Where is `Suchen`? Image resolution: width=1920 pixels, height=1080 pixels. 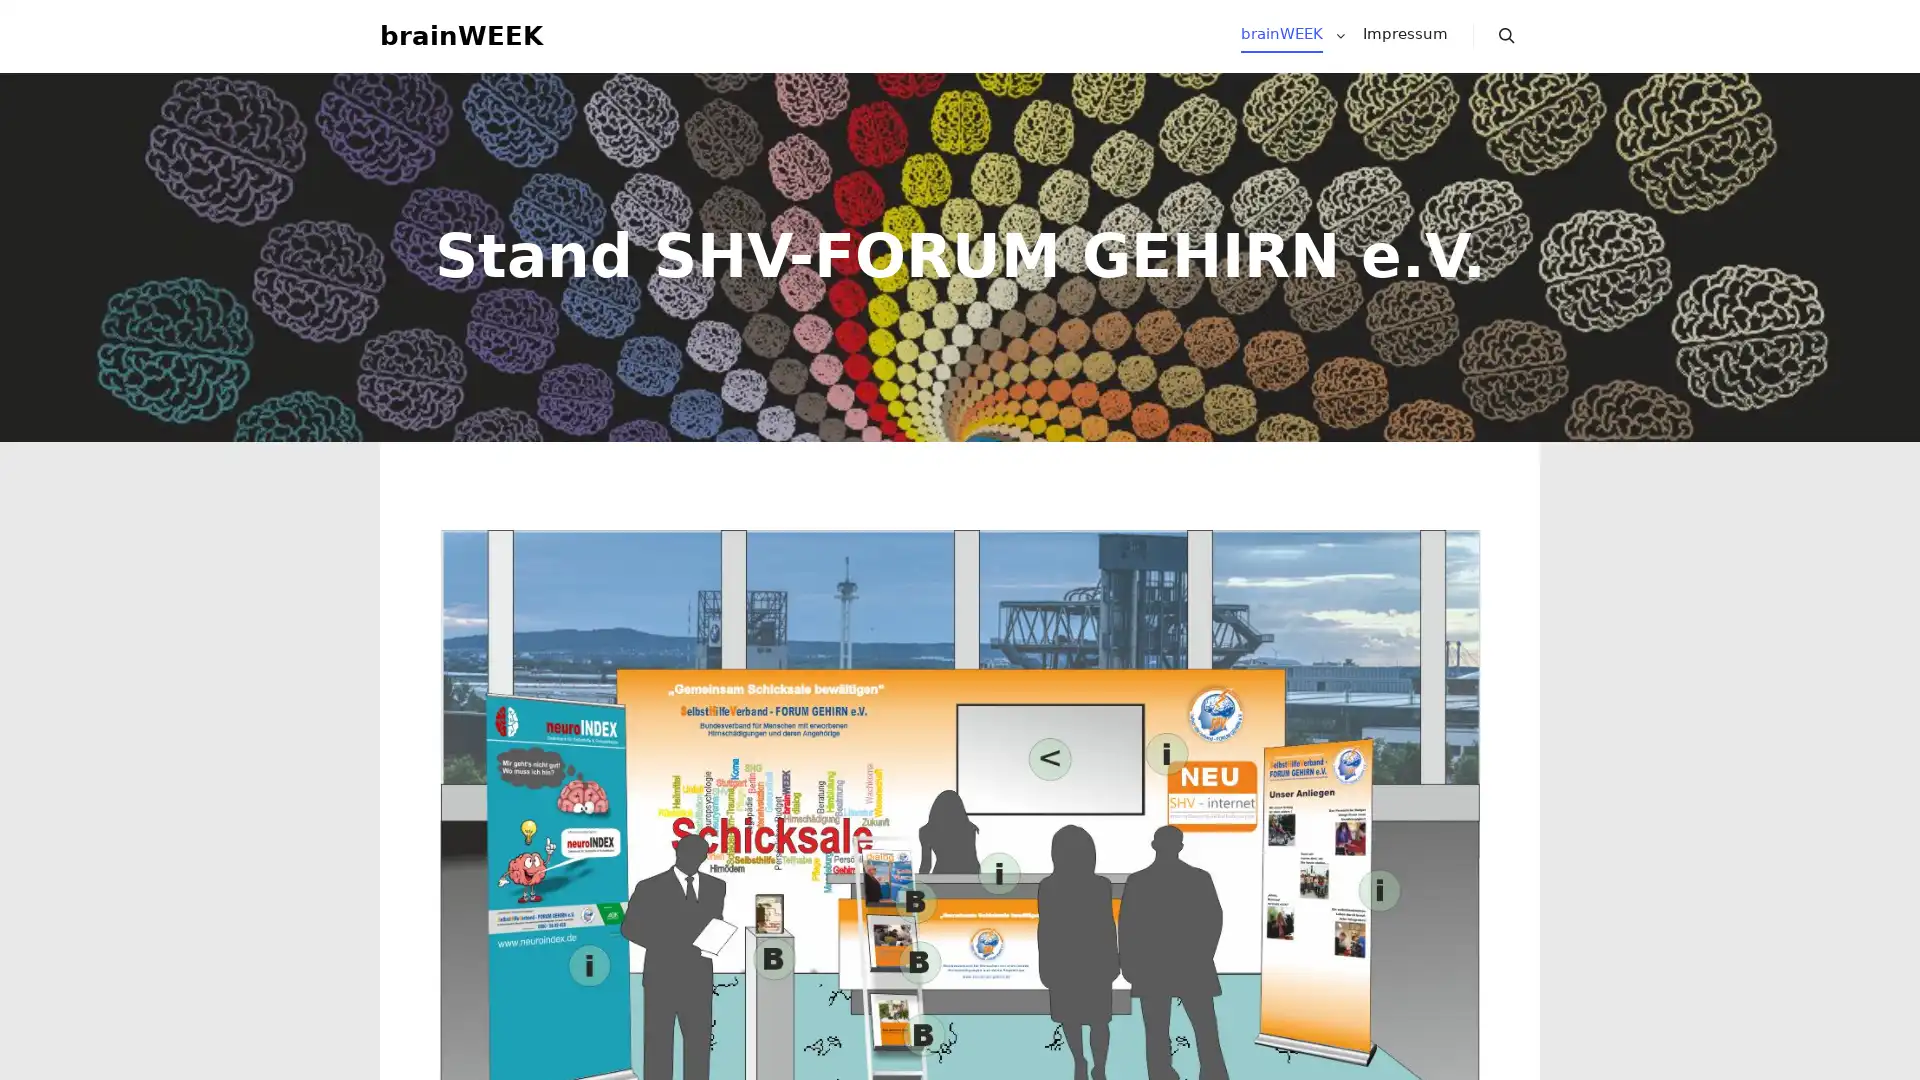 Suchen is located at coordinates (1507, 45).